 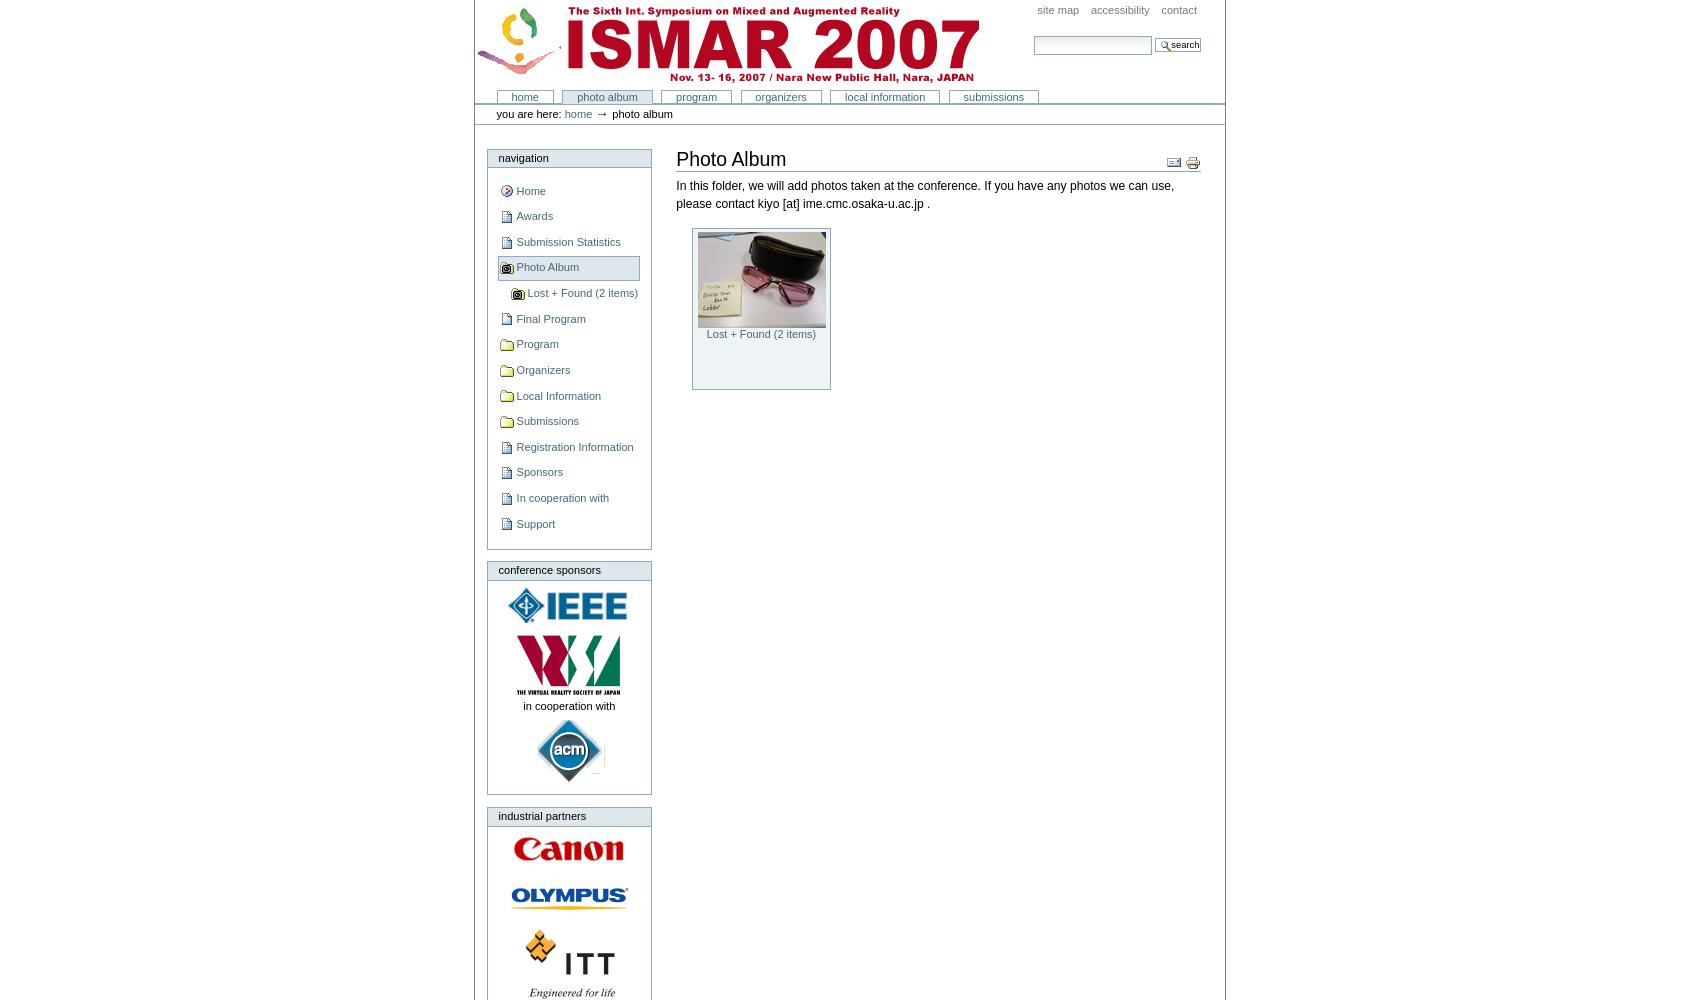 I want to click on 'Submission Statistics', so click(x=567, y=240).